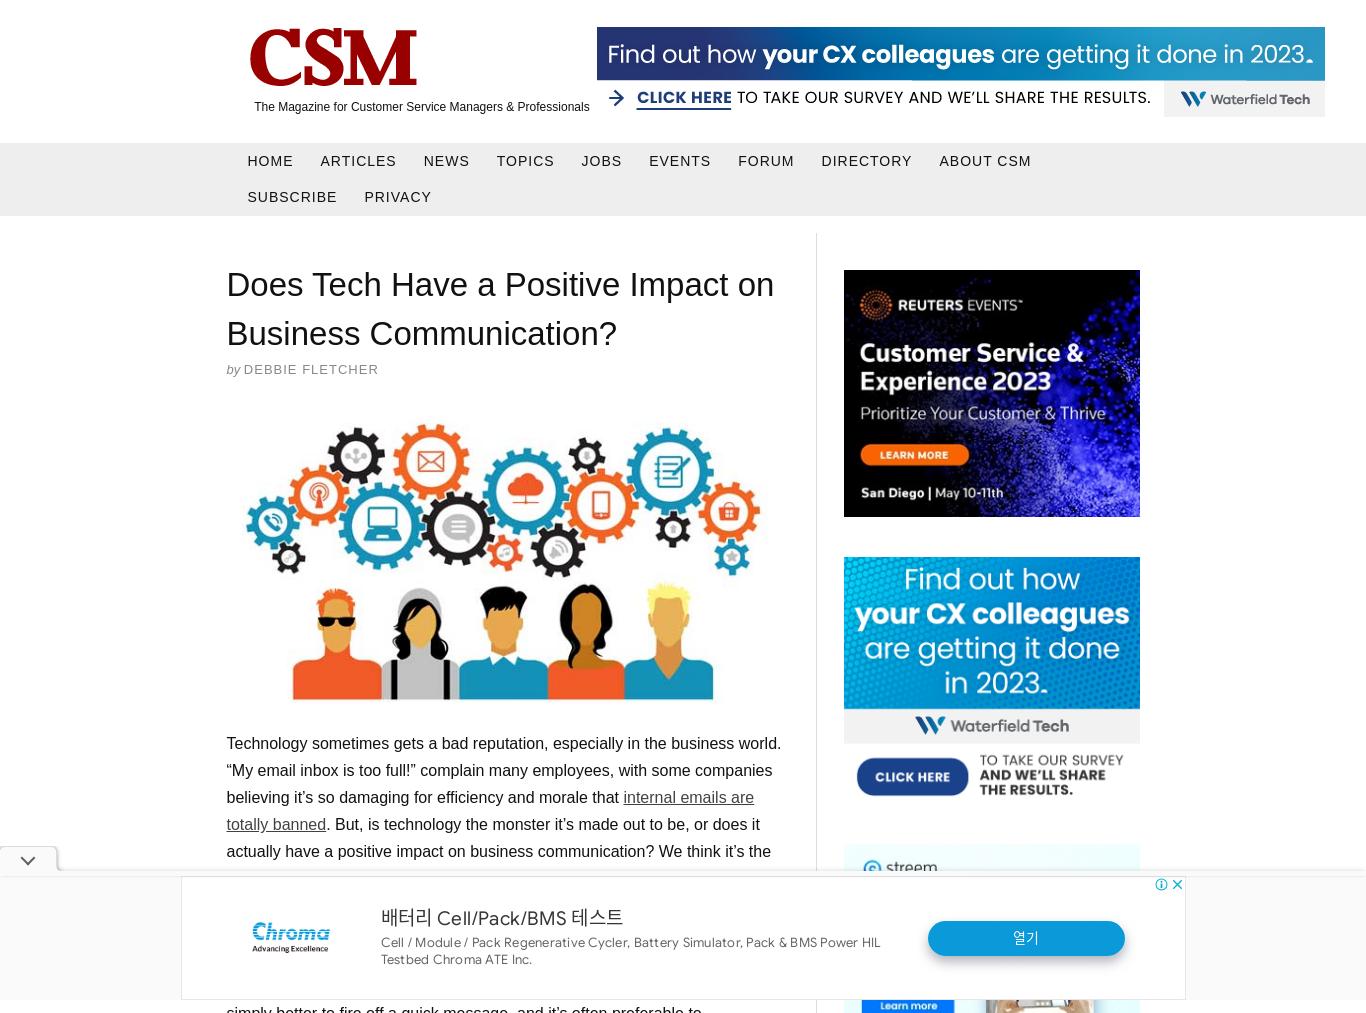 Image resolution: width=1366 pixels, height=1013 pixels. What do you see at coordinates (320, 159) in the screenshot?
I see `'Articles'` at bounding box center [320, 159].